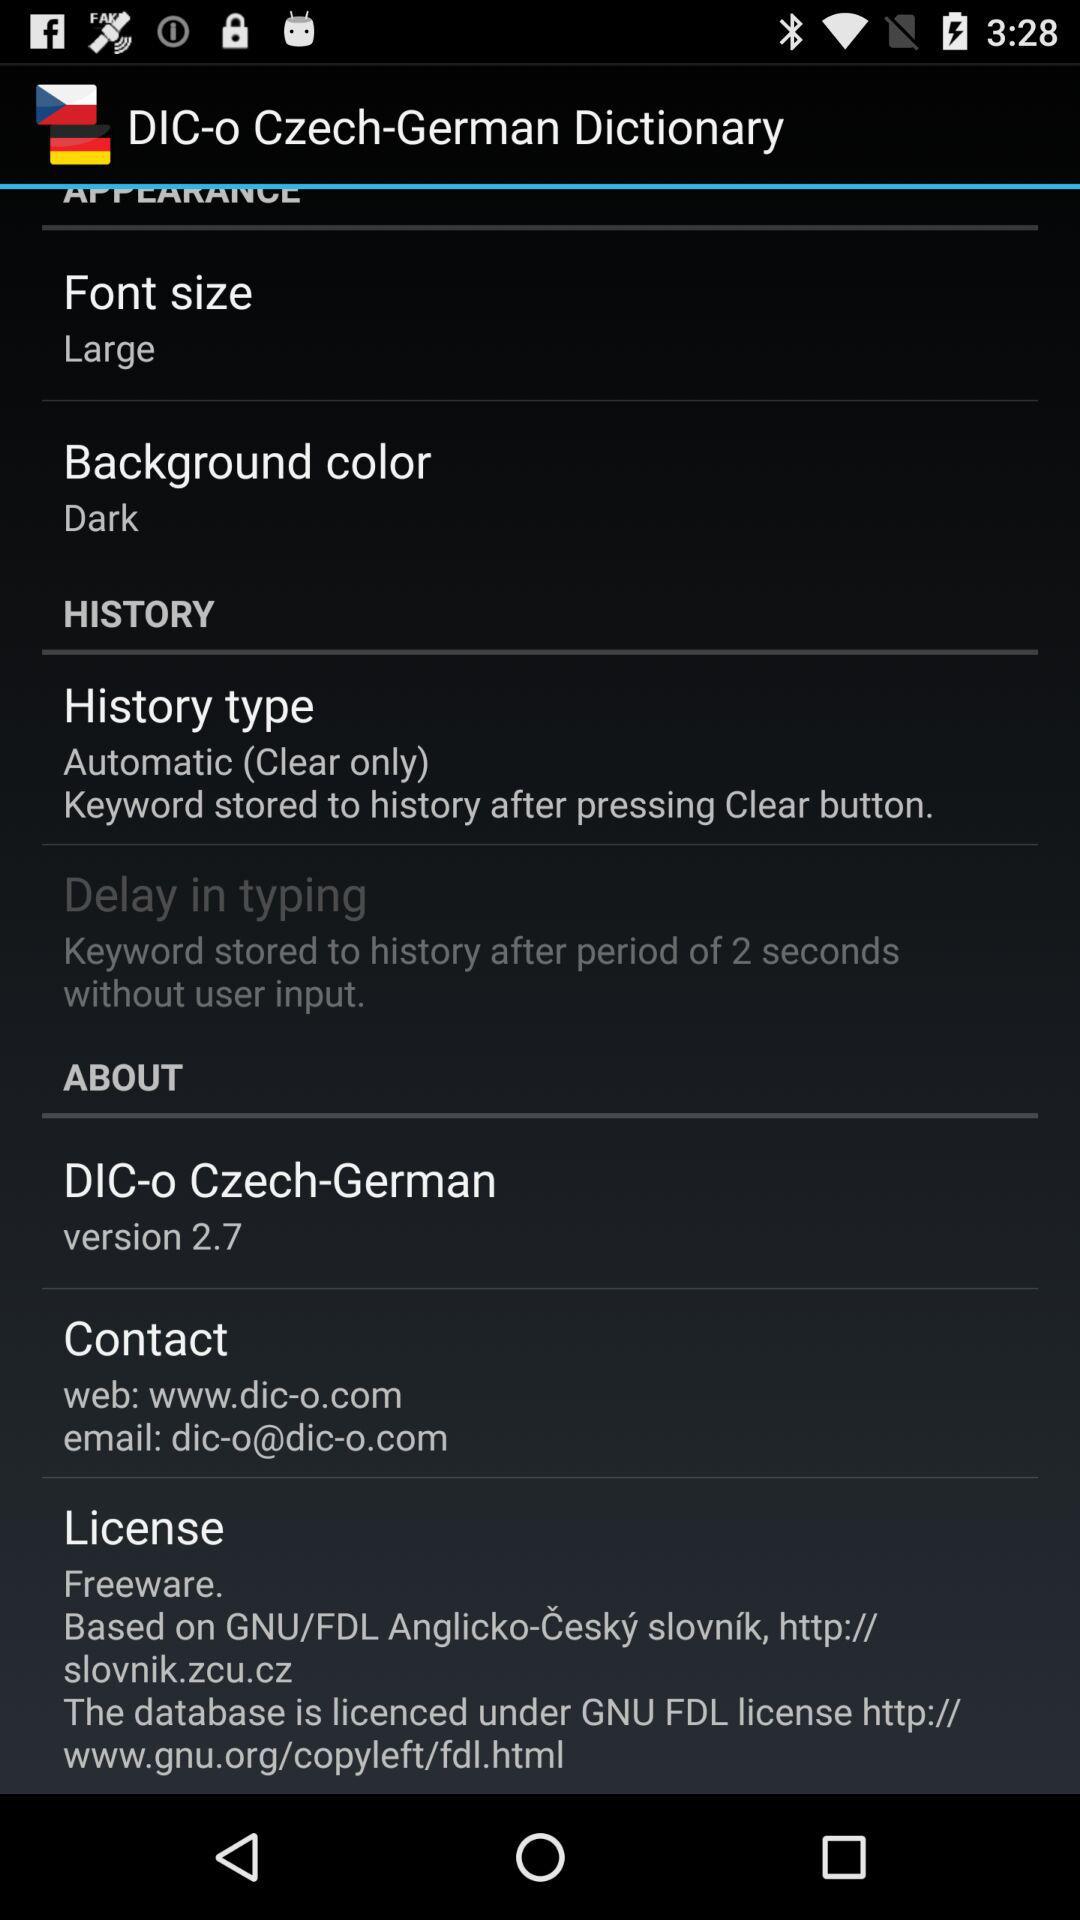 This screenshot has width=1080, height=1920. I want to click on automatic clear only icon, so click(497, 780).